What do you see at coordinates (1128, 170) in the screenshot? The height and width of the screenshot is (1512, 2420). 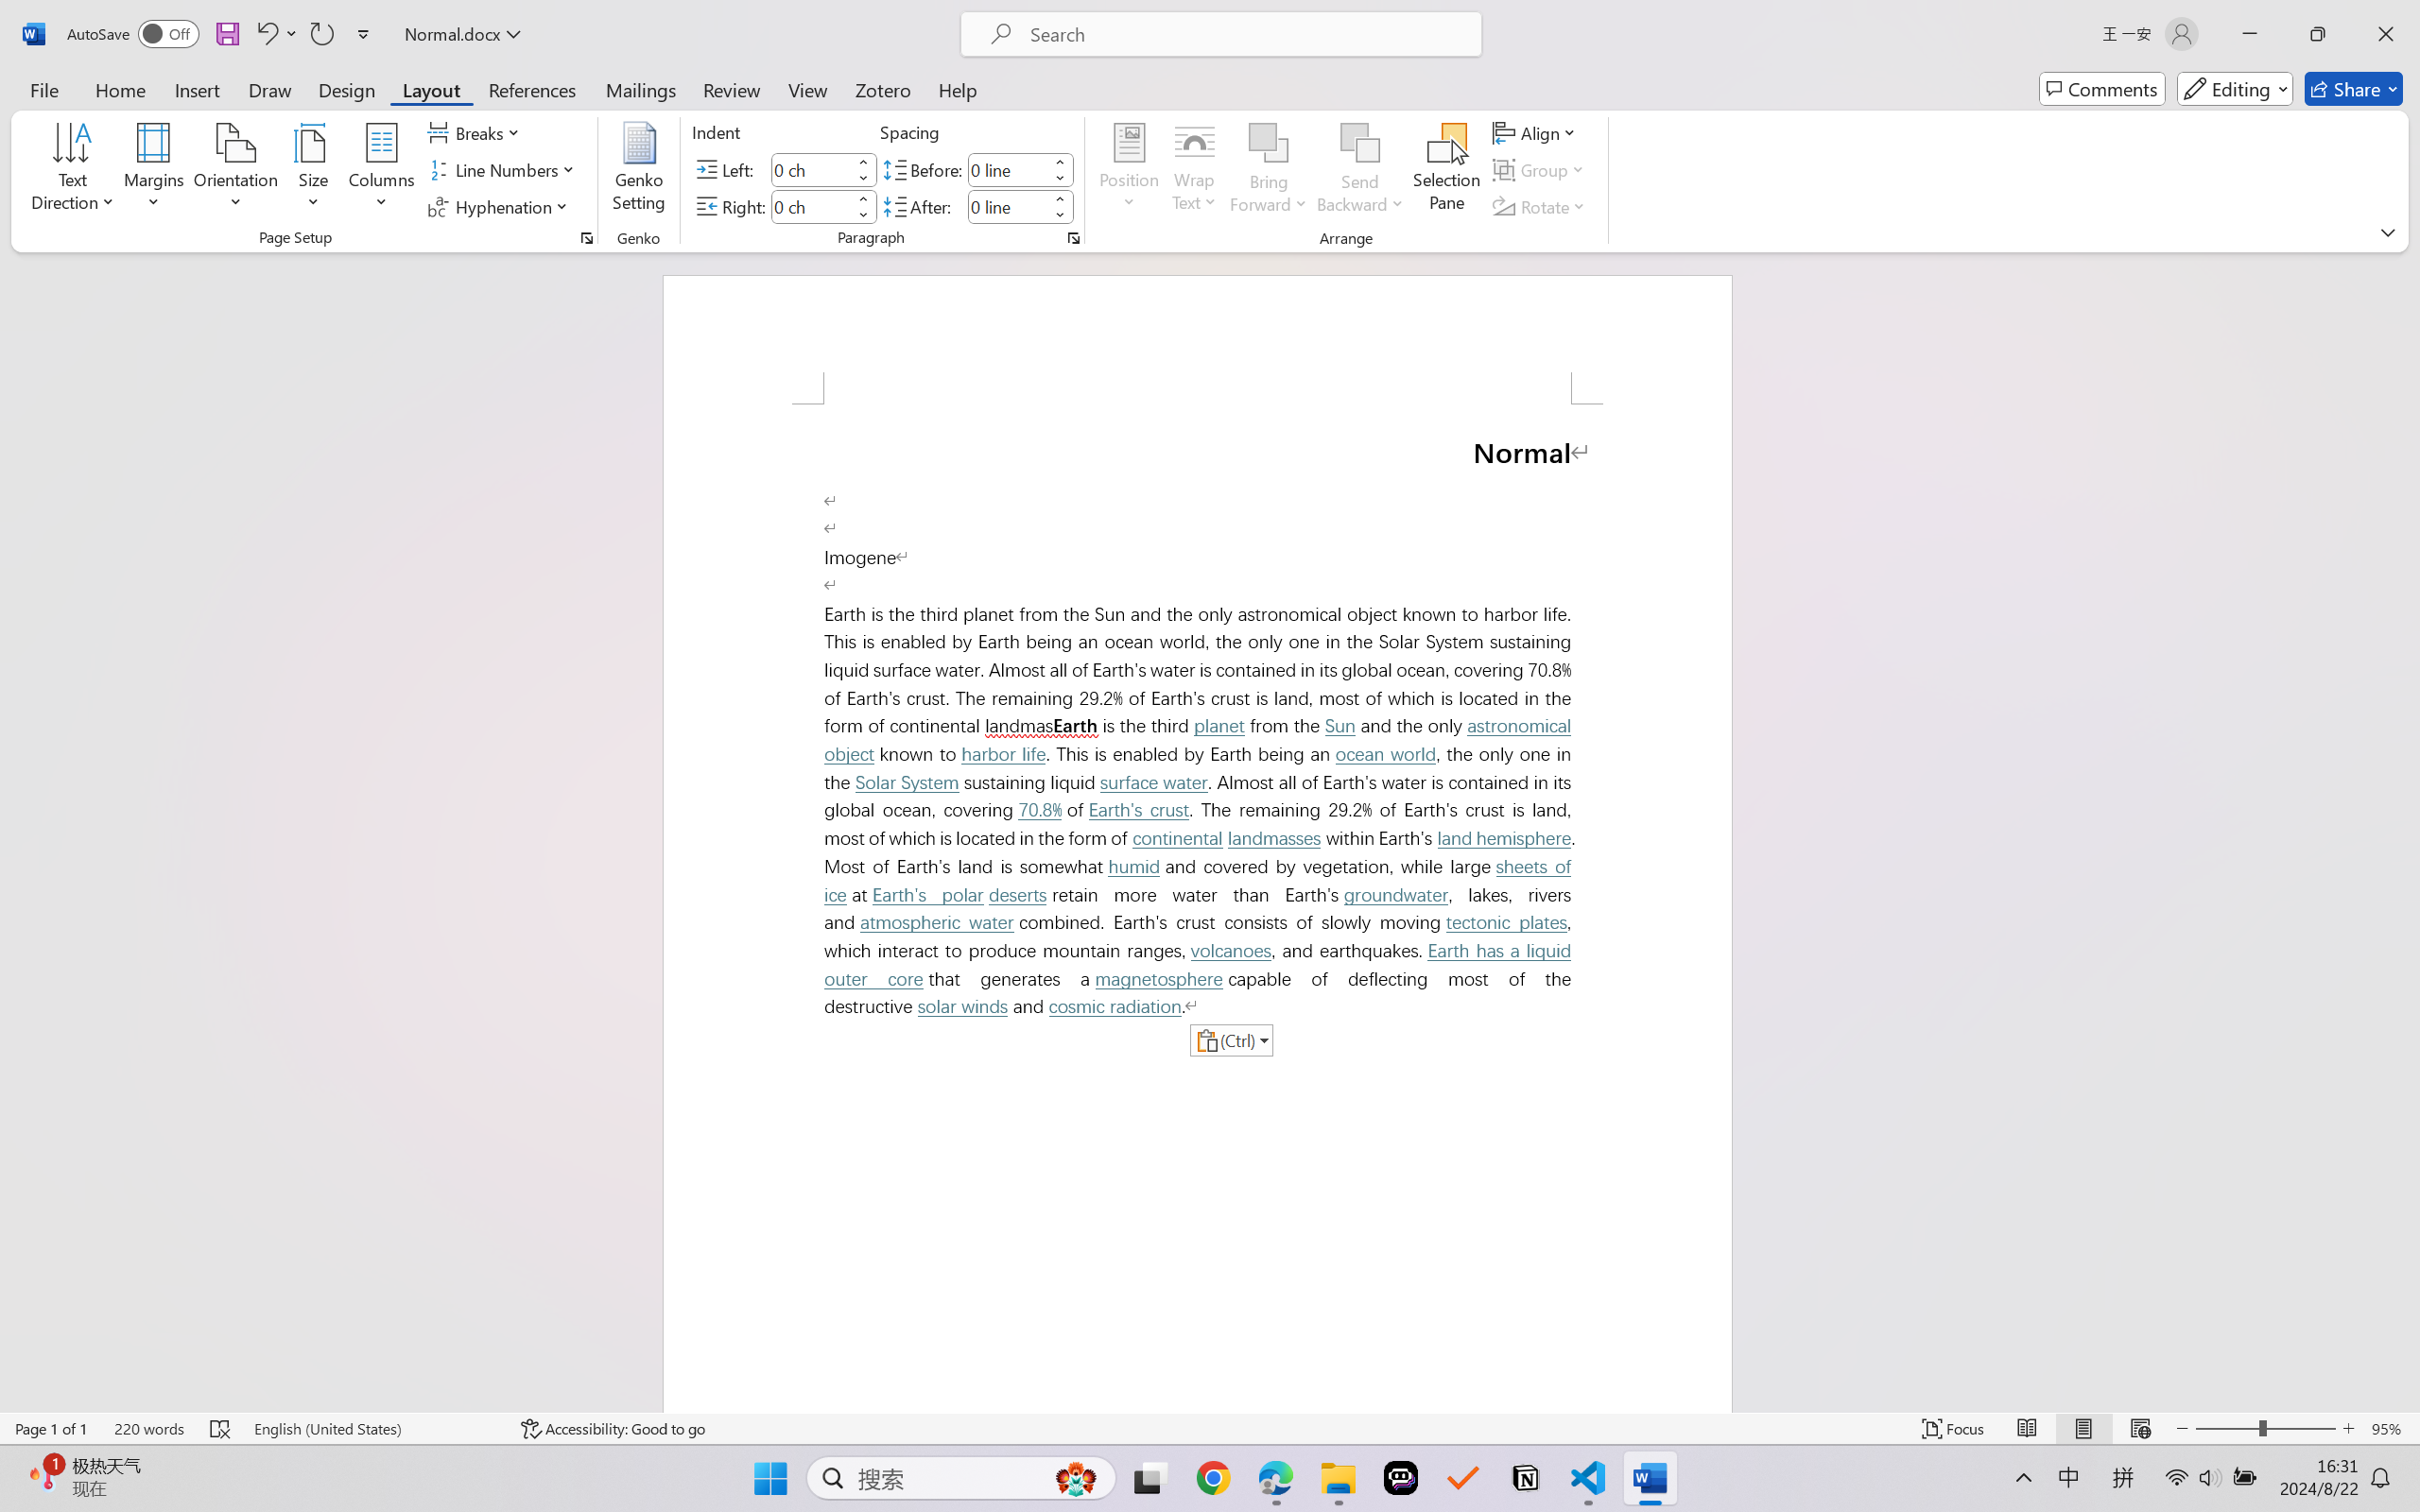 I see `'Position'` at bounding box center [1128, 170].